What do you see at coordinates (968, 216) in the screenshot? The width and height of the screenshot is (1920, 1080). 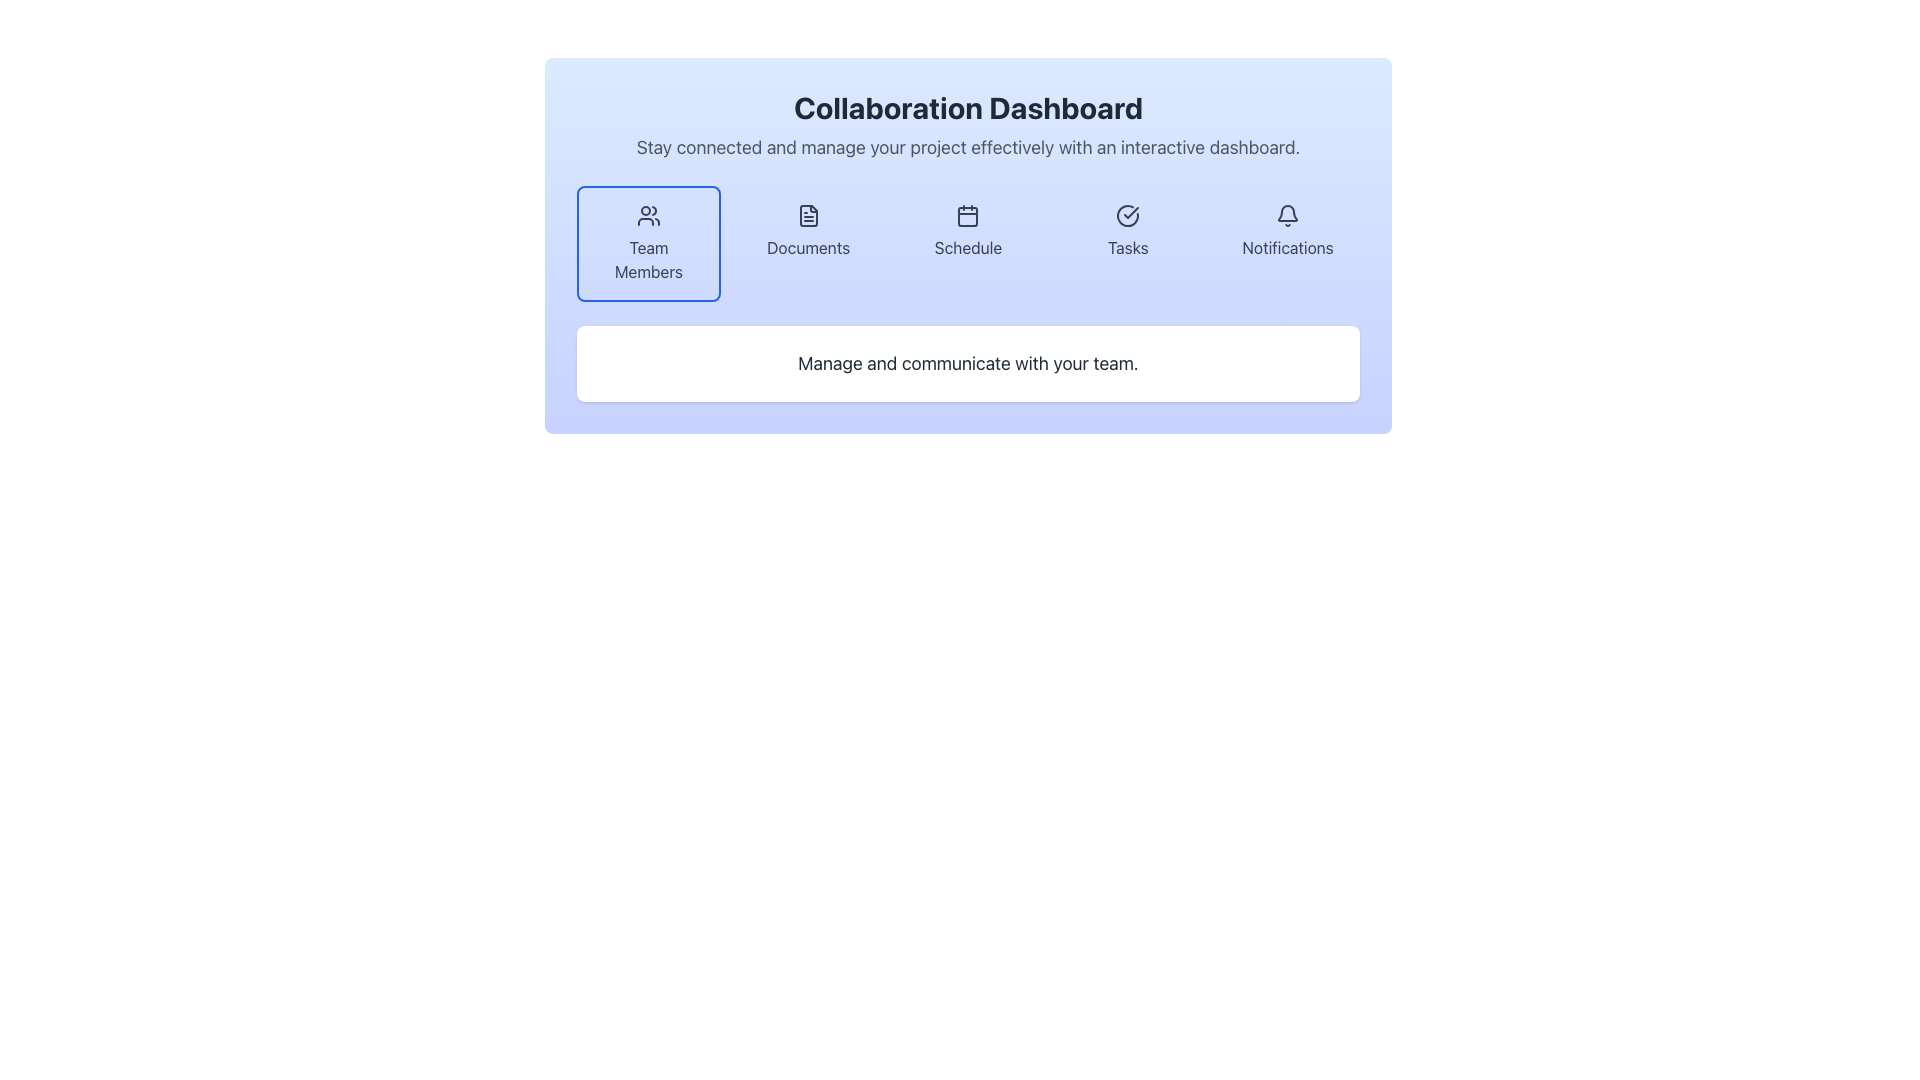 I see `the 'Schedule' icon located in the dashboard` at bounding box center [968, 216].